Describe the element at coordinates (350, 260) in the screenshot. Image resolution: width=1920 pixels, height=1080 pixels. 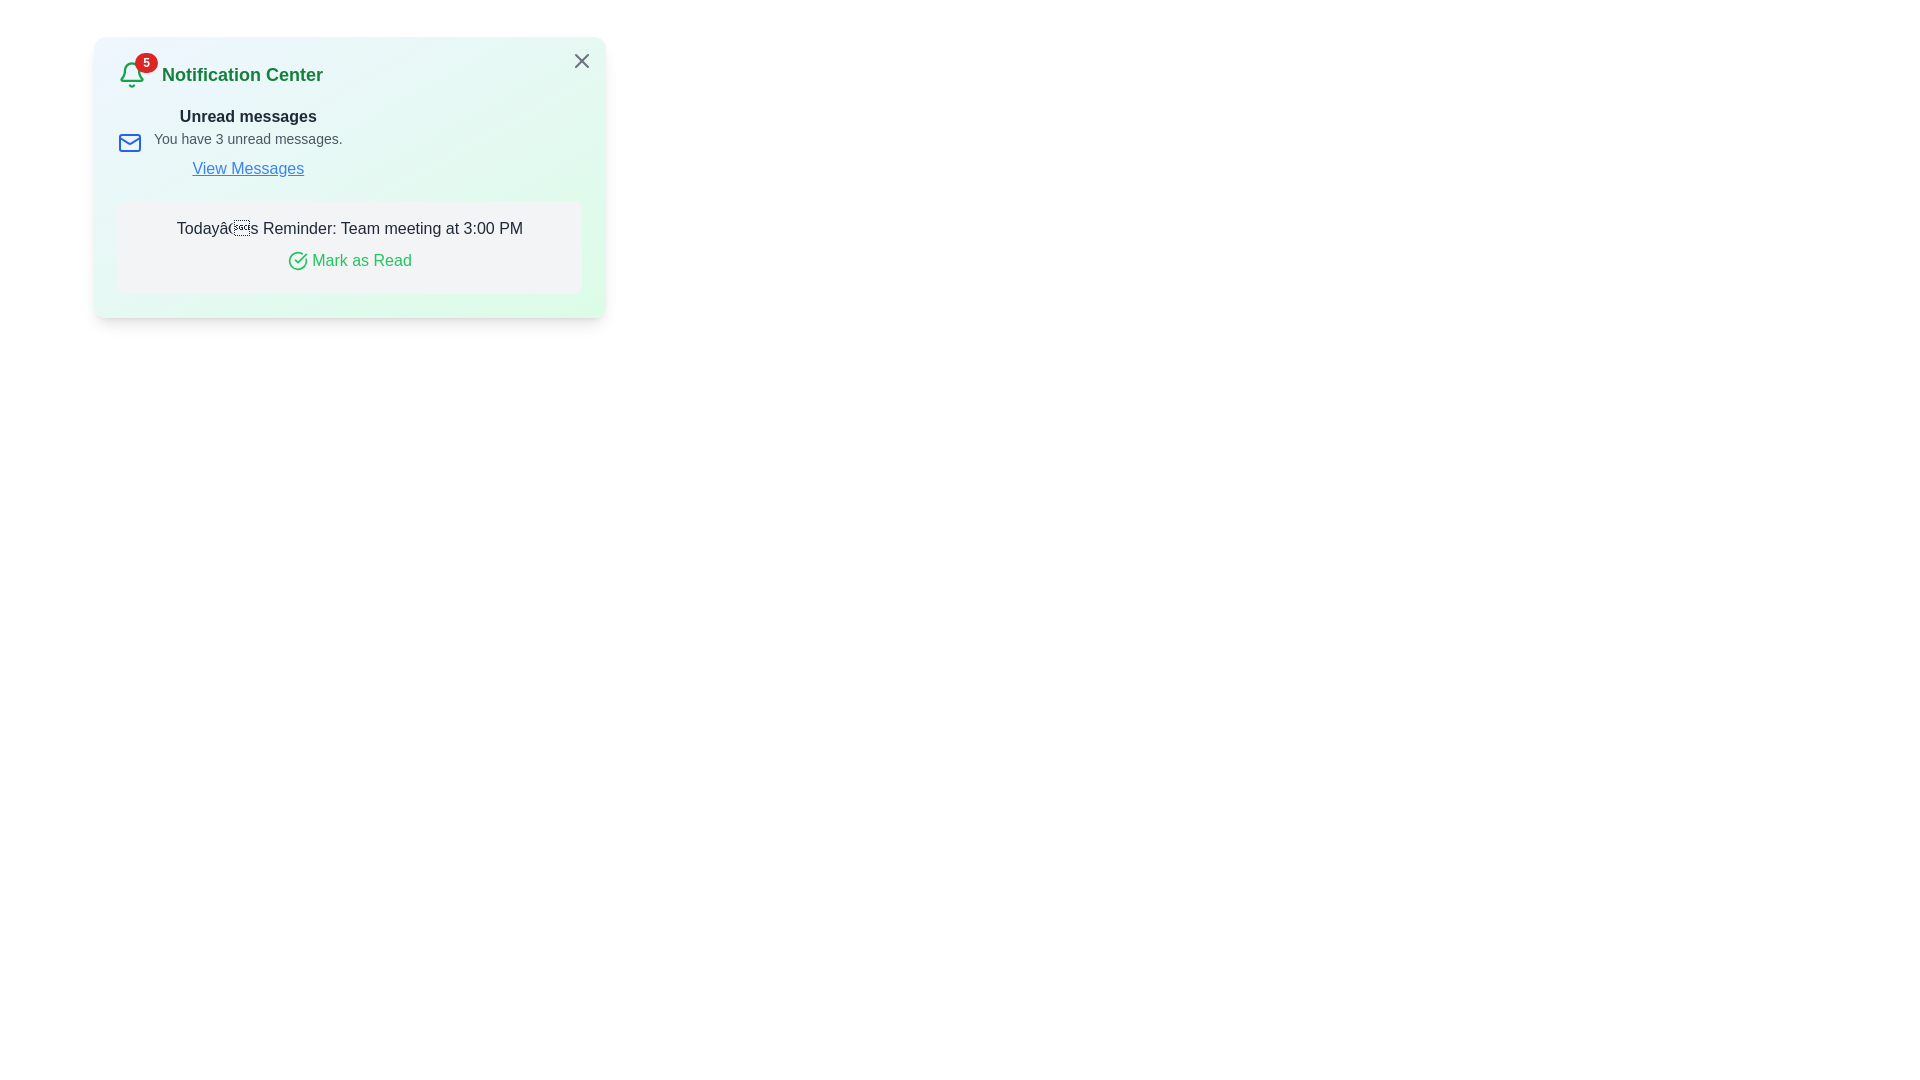
I see `the button located in the notification center panel, directly following the text 'Today’s Reminder: Team meeting at 3:00 PM', to mark the notification as read` at that location.